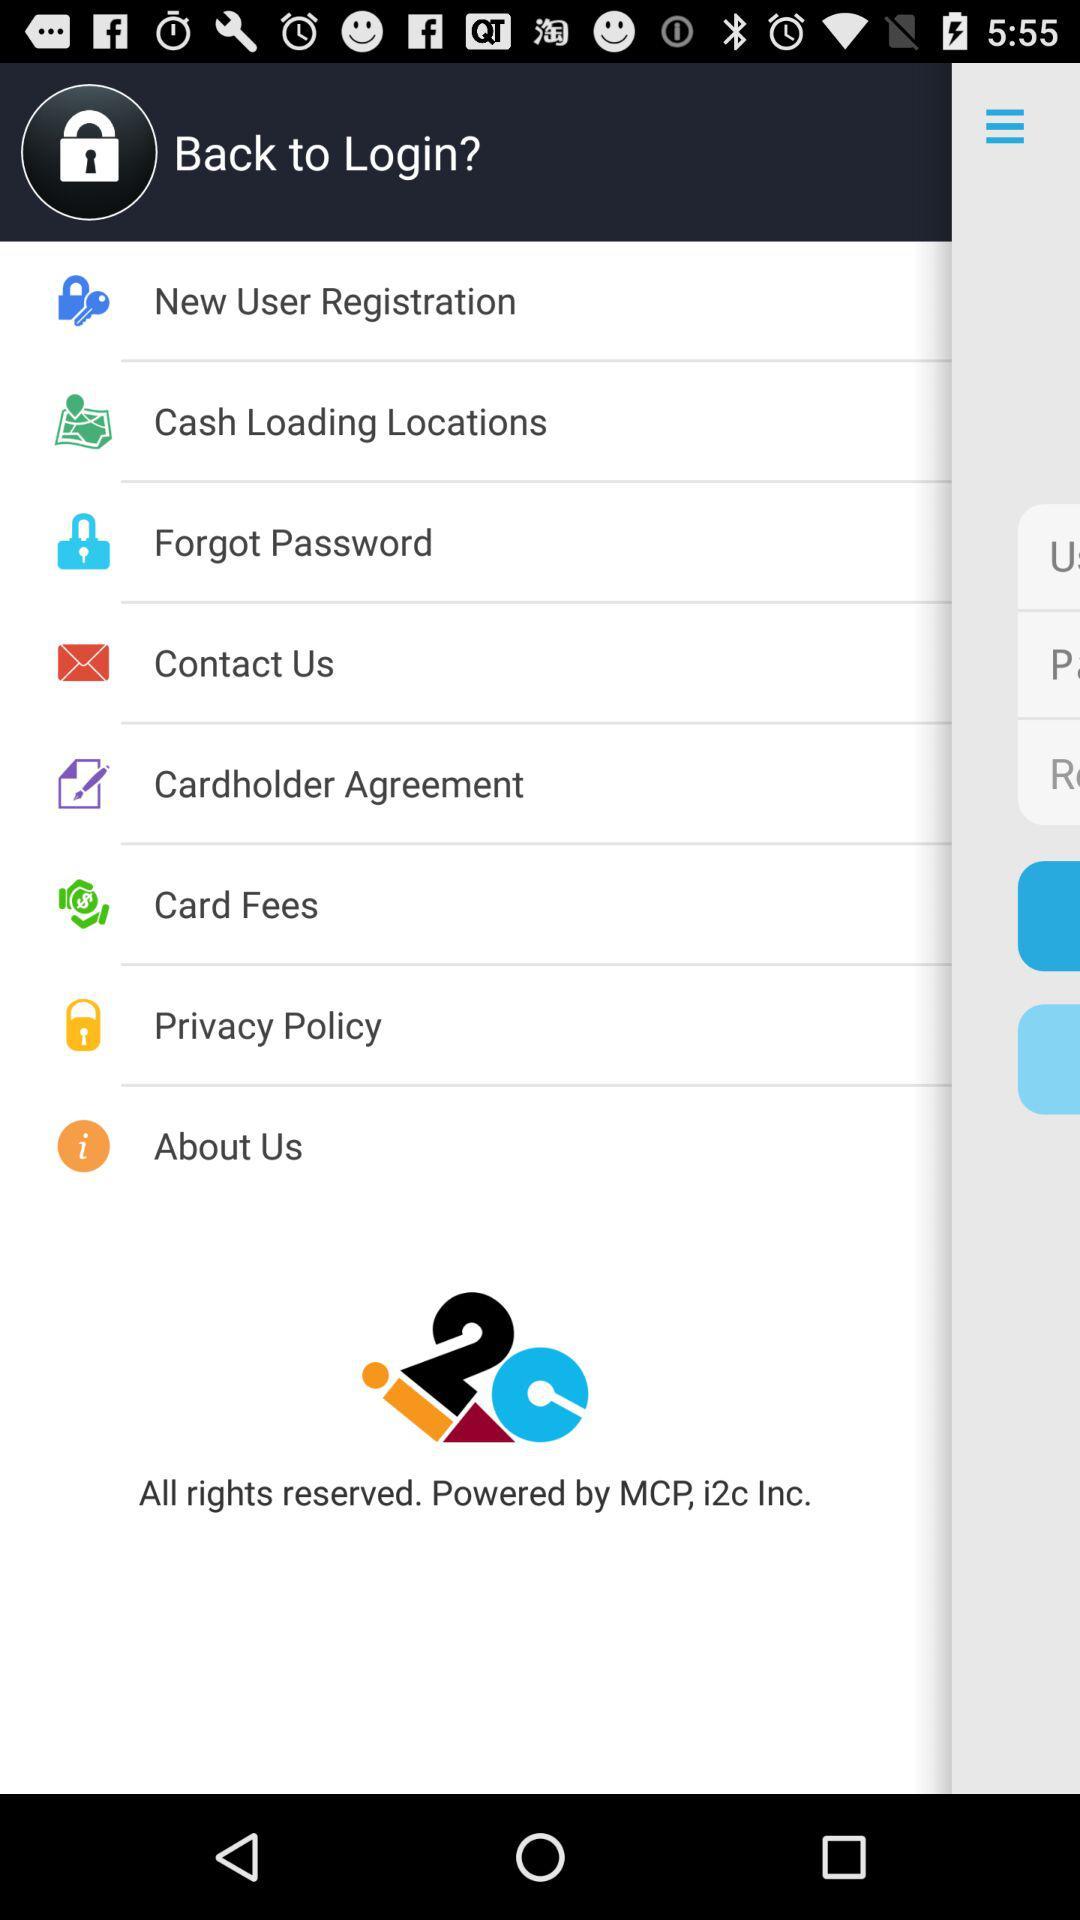  What do you see at coordinates (887, 151) in the screenshot?
I see `app next to the back to login? icon` at bounding box center [887, 151].